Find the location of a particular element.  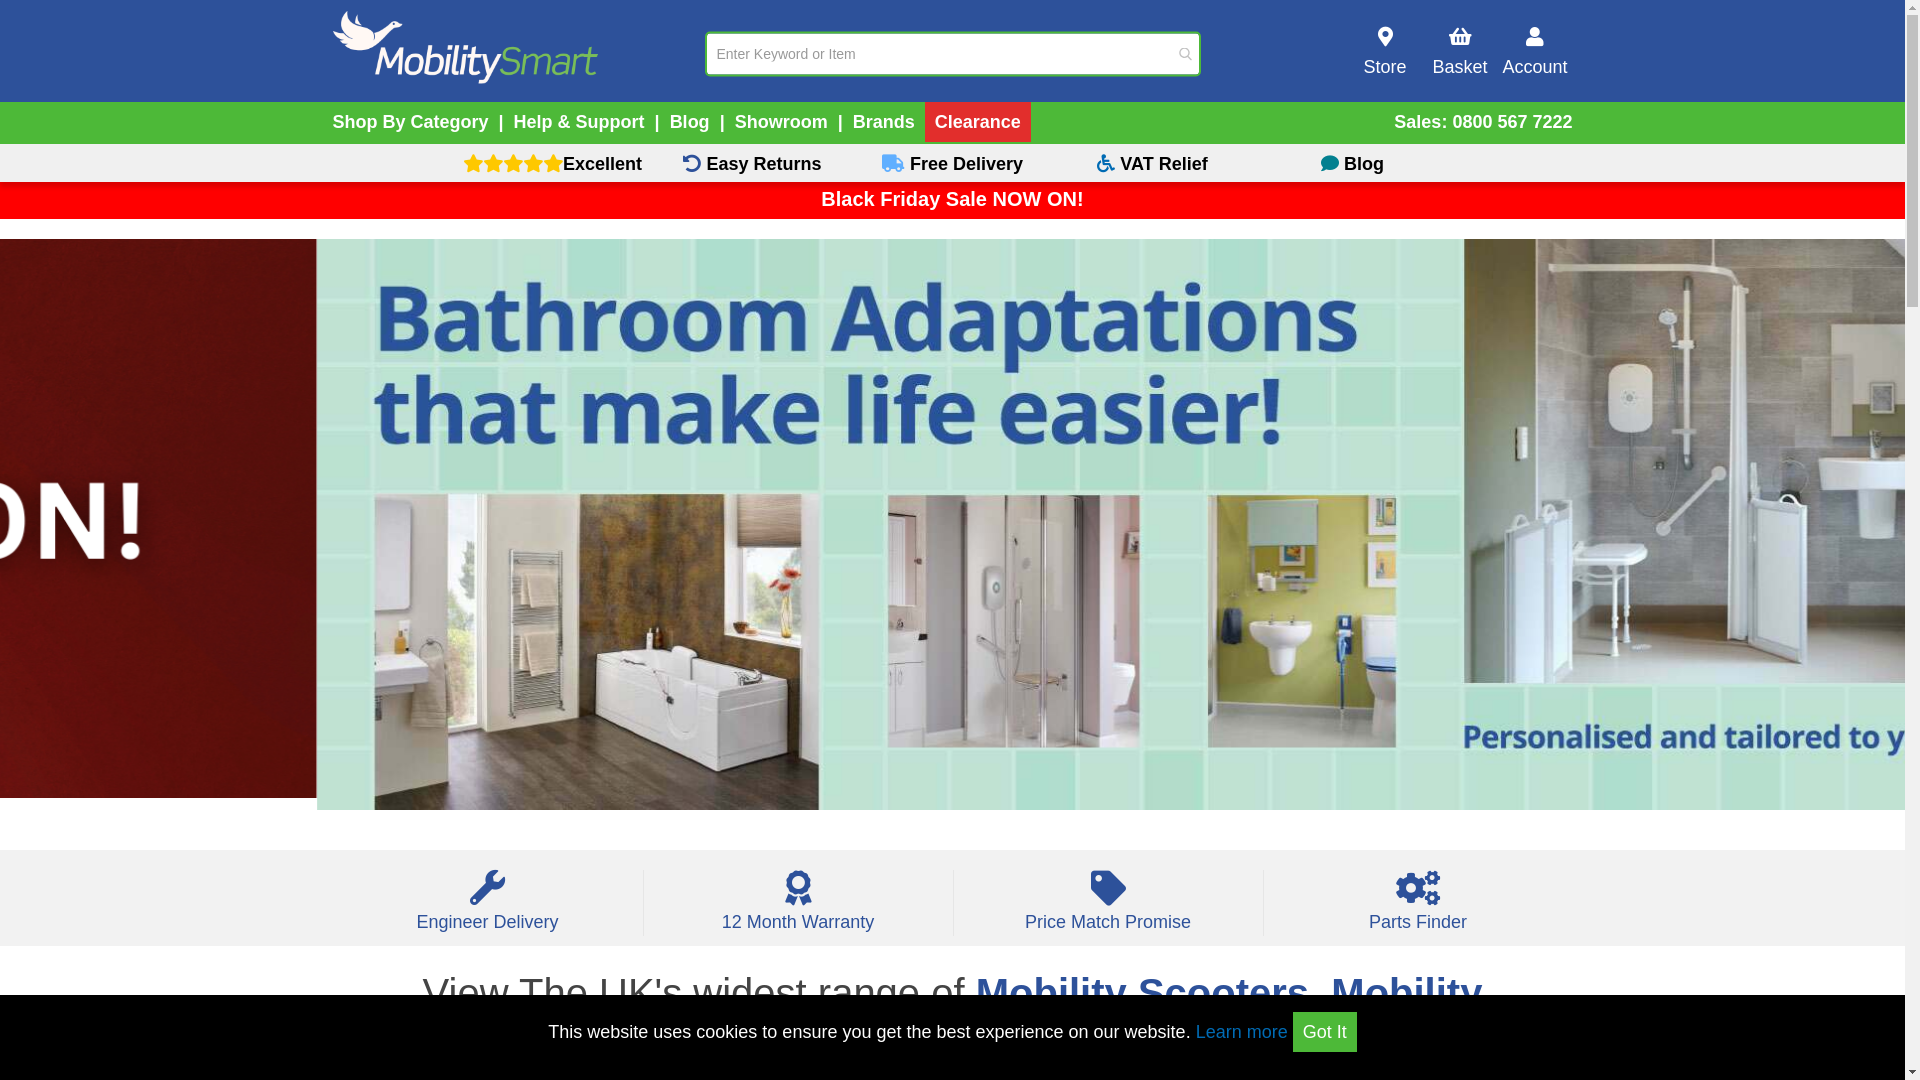

'Blog' is located at coordinates (690, 122).